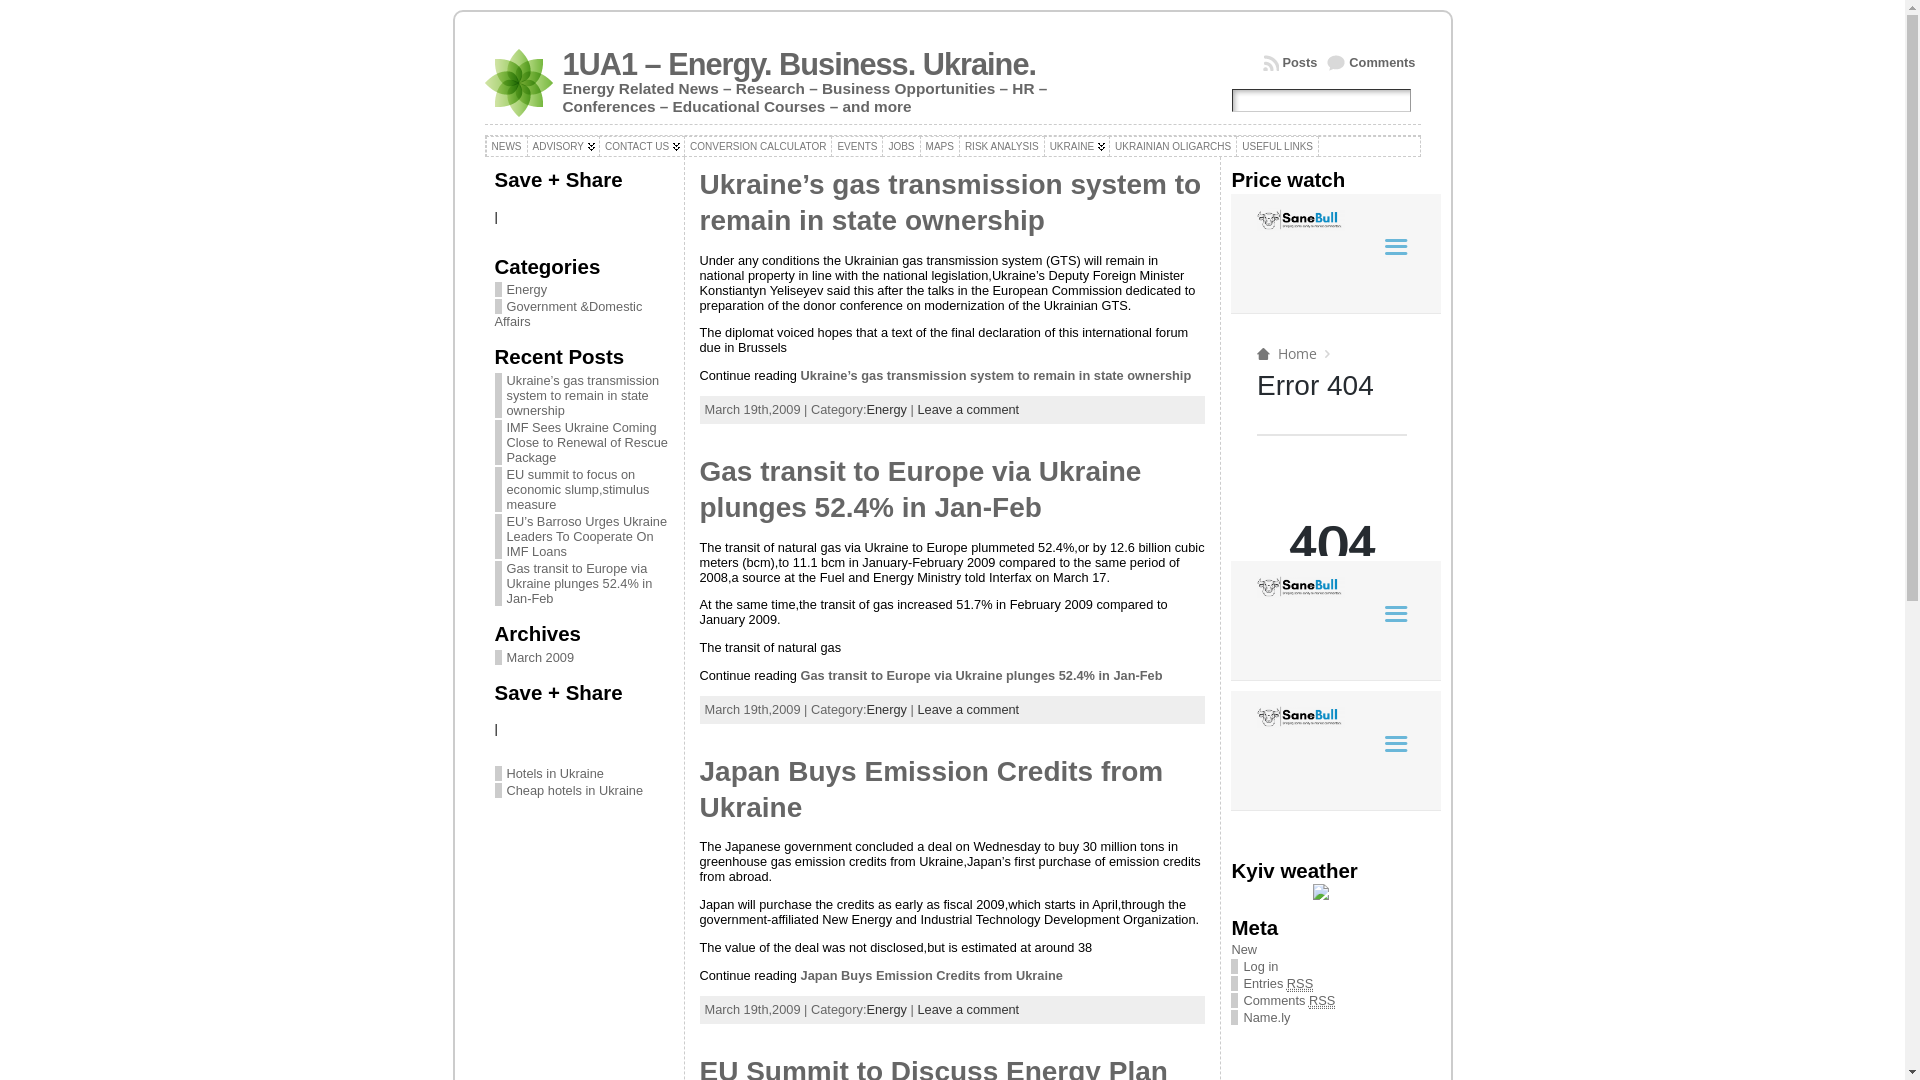 This screenshot has width=1920, height=1080. Describe the element at coordinates (1242, 1001) in the screenshot. I see `'Comments RSS'` at that location.